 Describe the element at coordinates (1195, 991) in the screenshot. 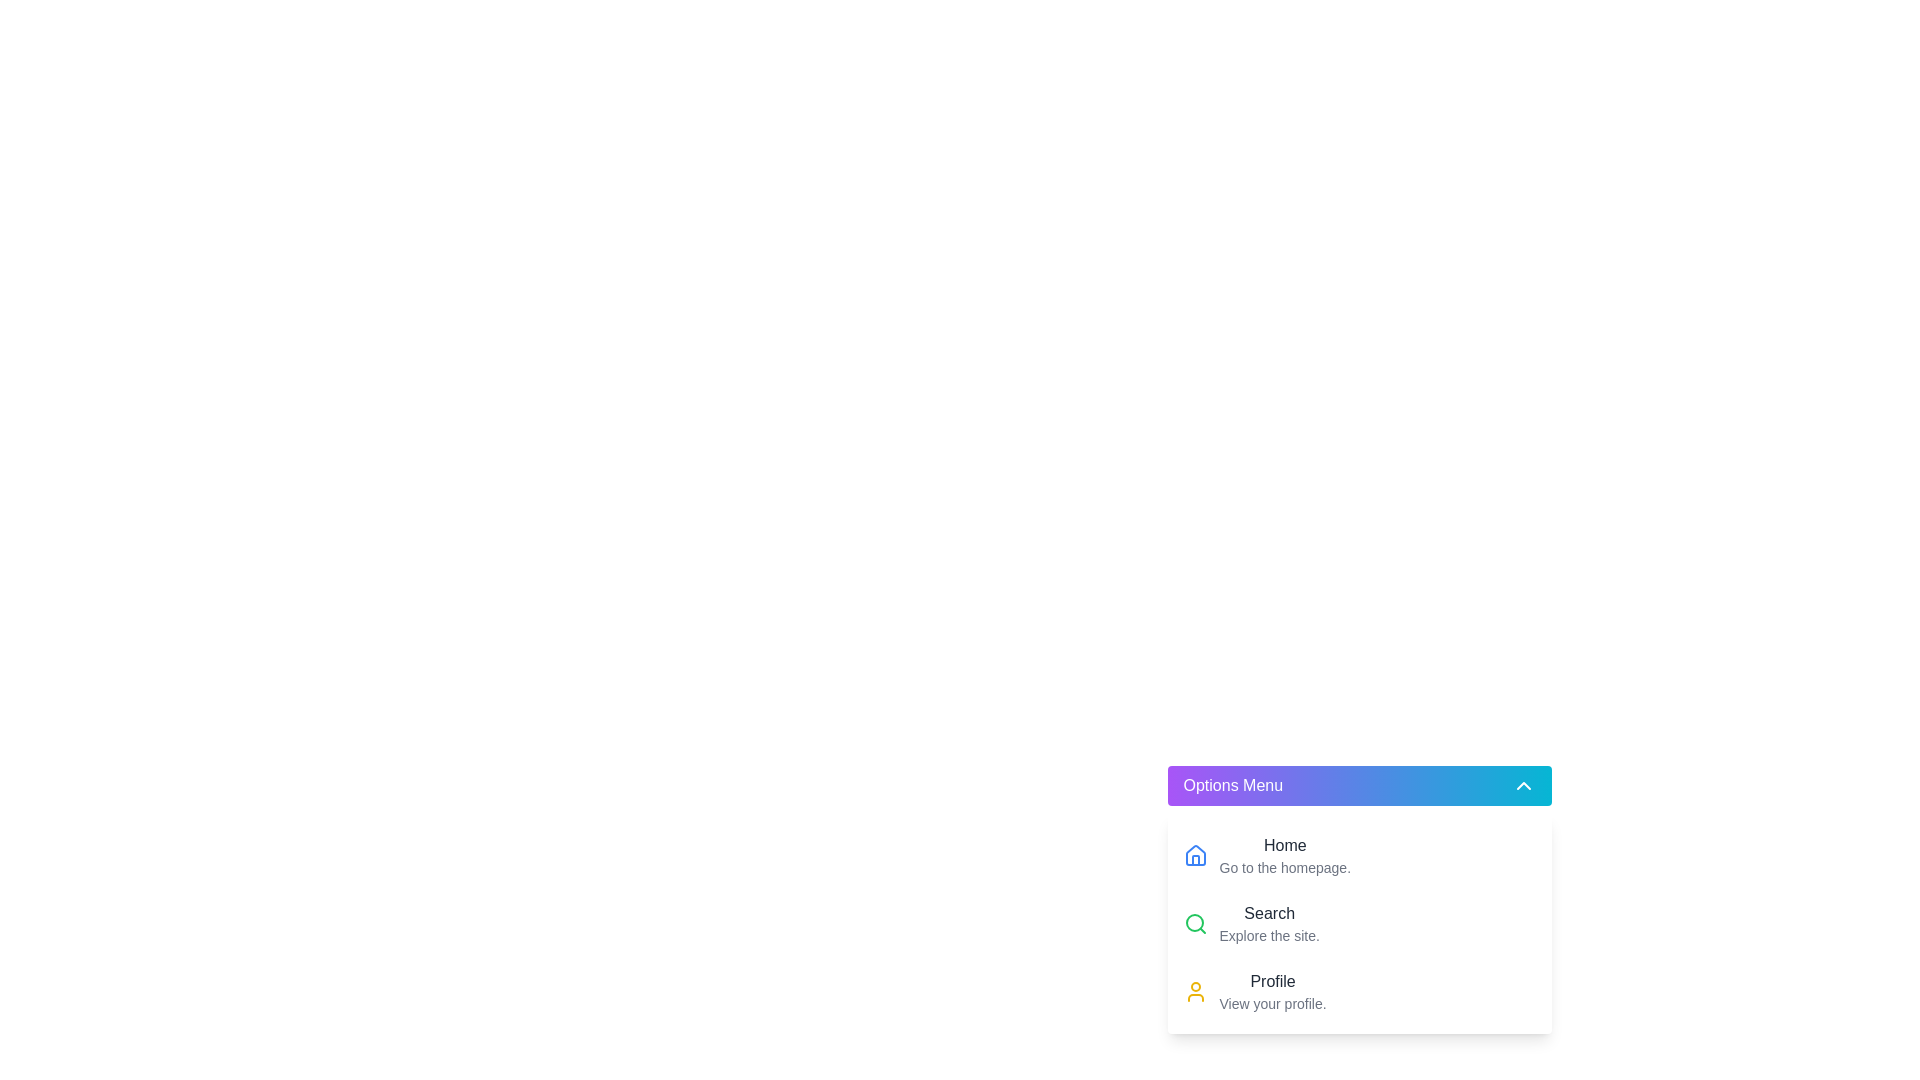

I see `the 'Profile' menu icon located in the bottom-right corner of the interface to use it as a reference for the menu item it represents` at that location.